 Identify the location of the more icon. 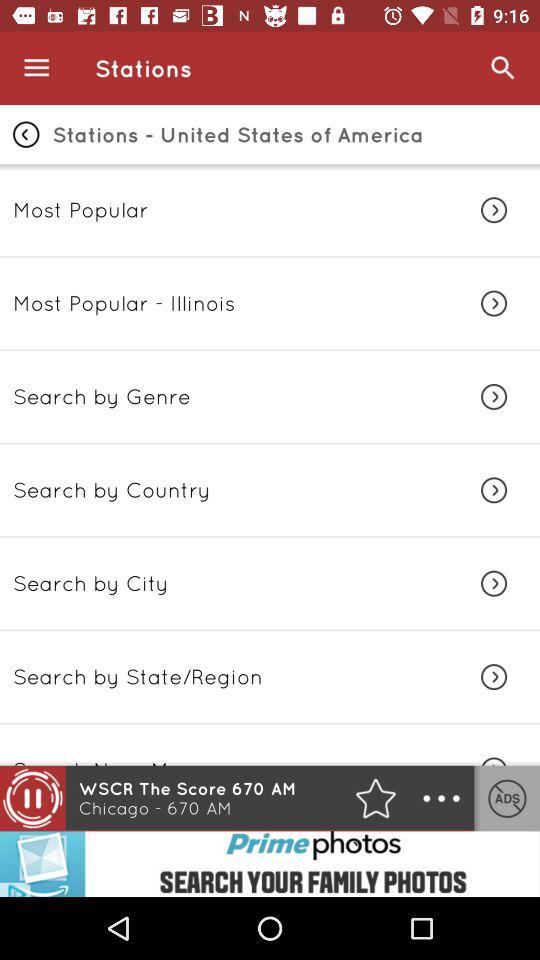
(441, 798).